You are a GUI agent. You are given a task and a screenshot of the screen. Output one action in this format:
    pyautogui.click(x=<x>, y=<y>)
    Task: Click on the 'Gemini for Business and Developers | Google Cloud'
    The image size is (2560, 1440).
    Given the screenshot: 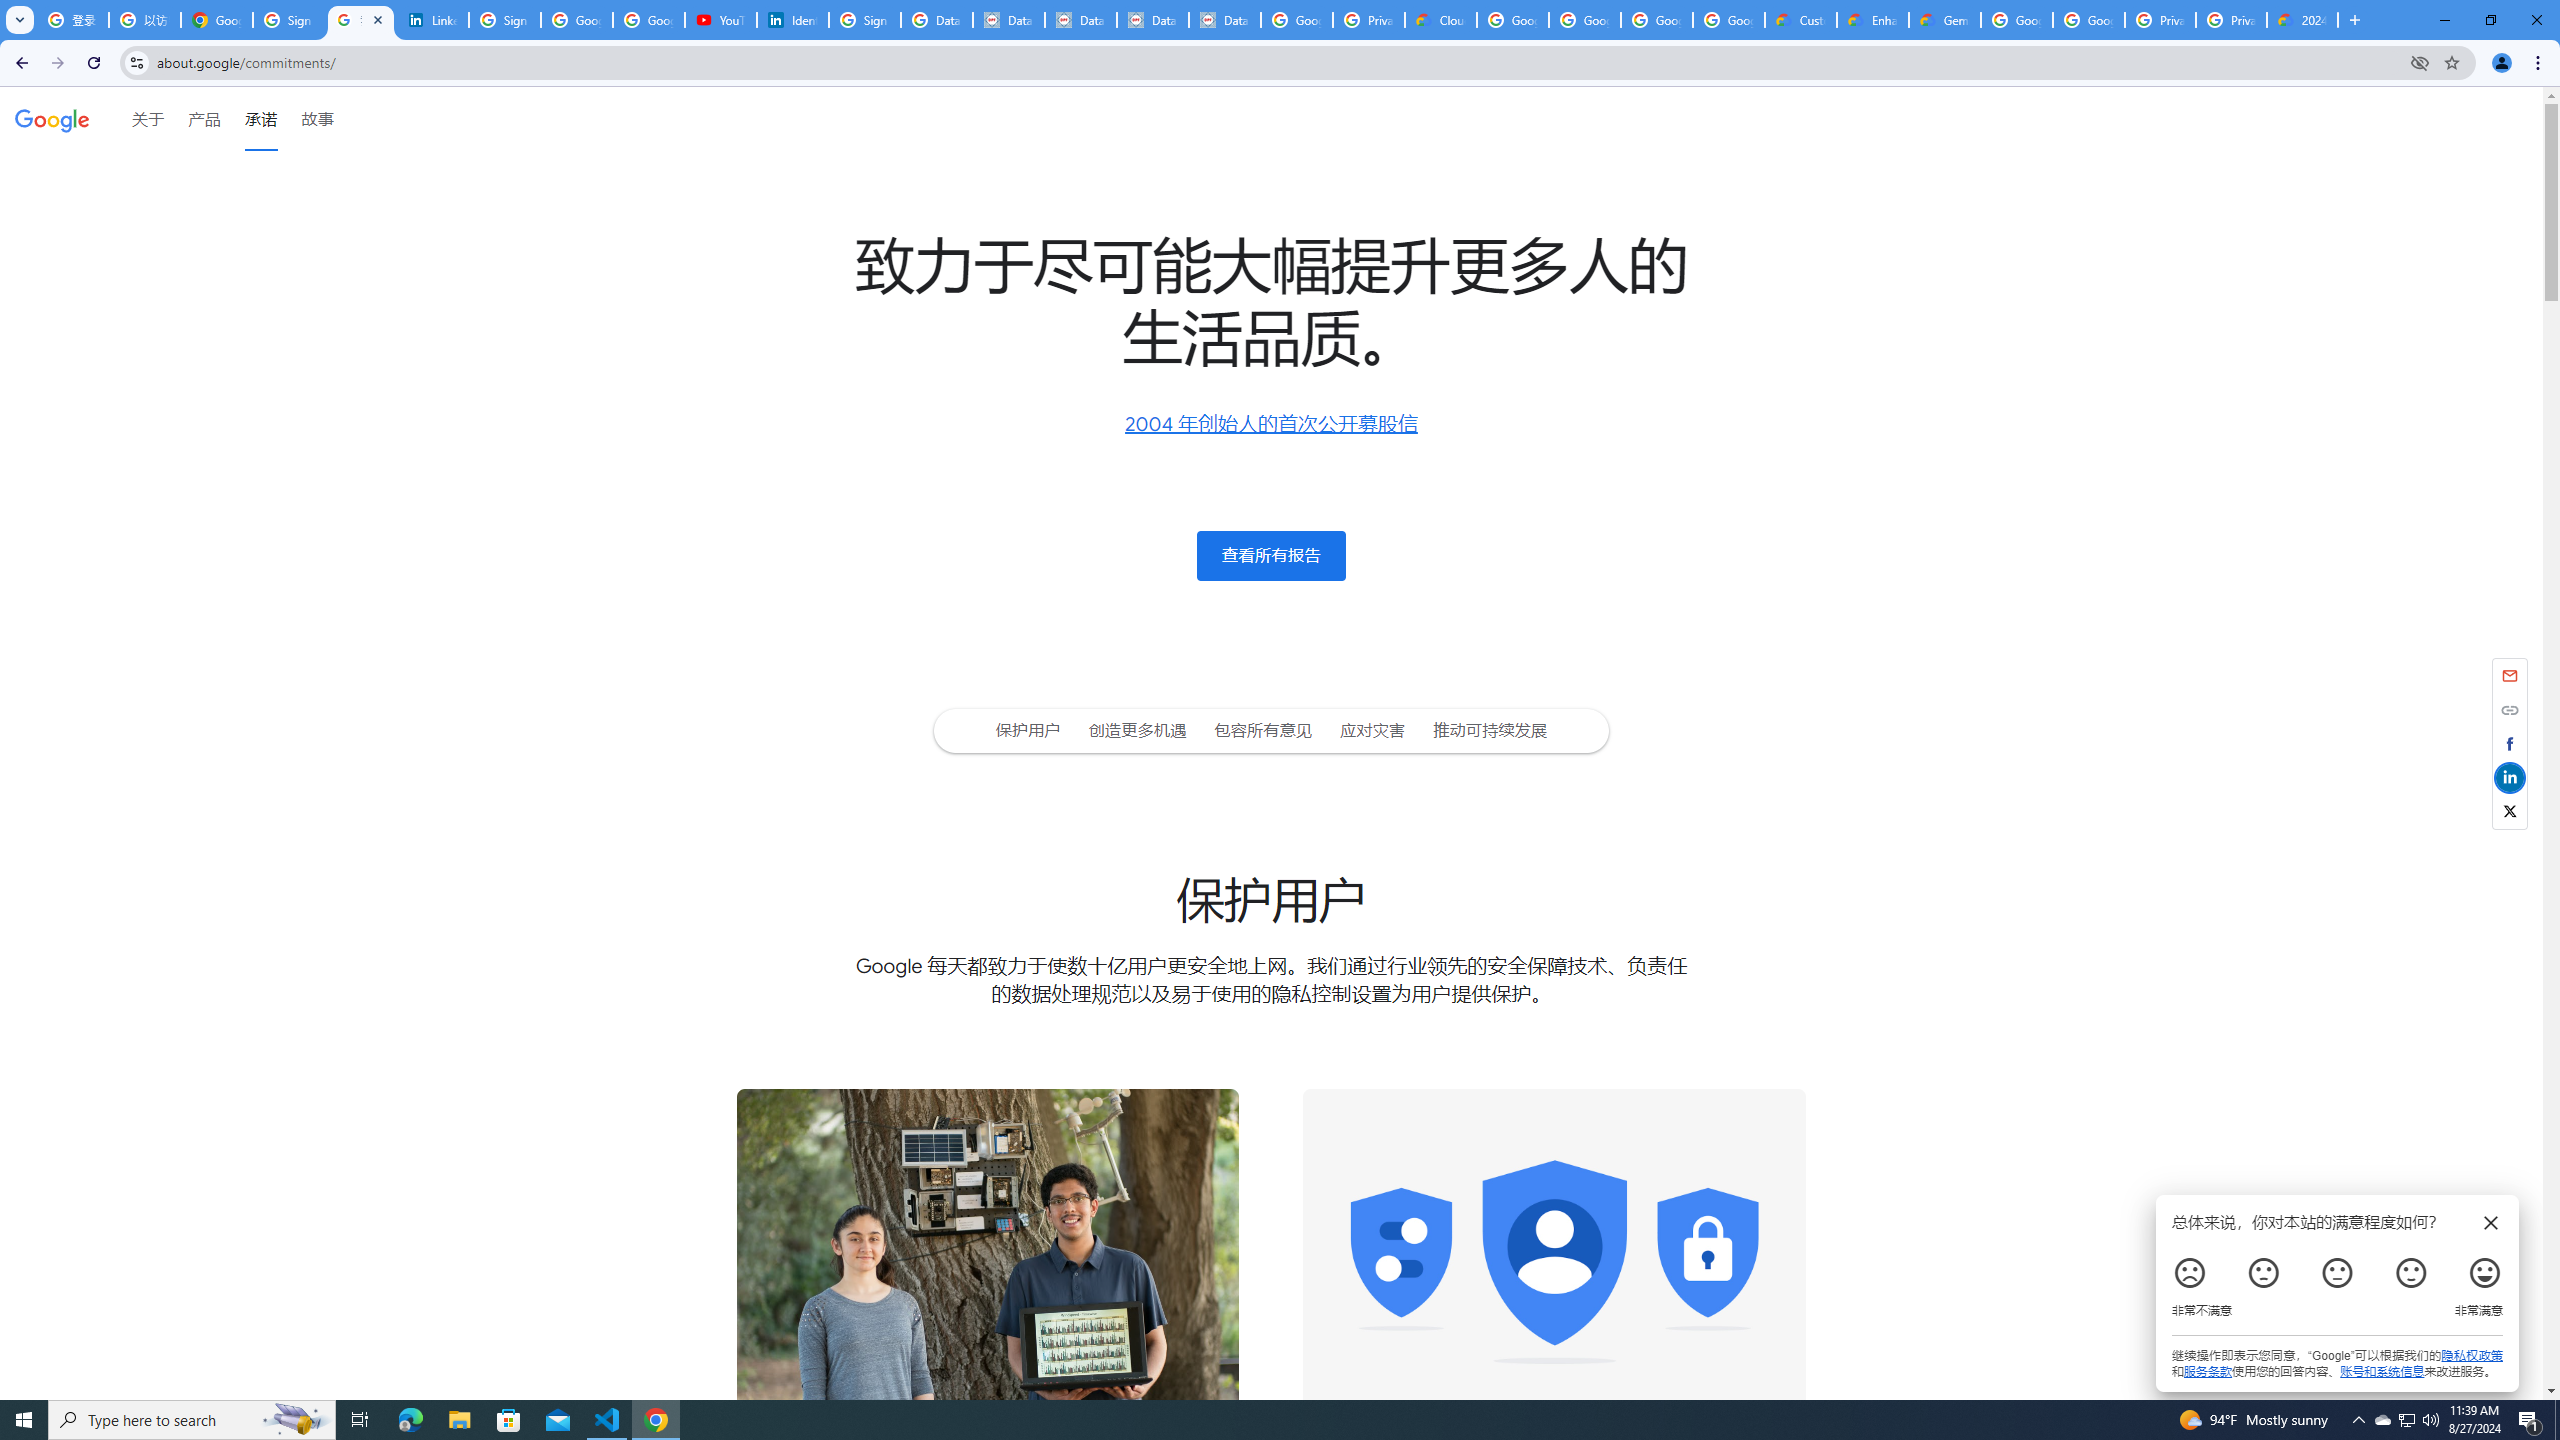 What is the action you would take?
    pyautogui.click(x=1944, y=19)
    